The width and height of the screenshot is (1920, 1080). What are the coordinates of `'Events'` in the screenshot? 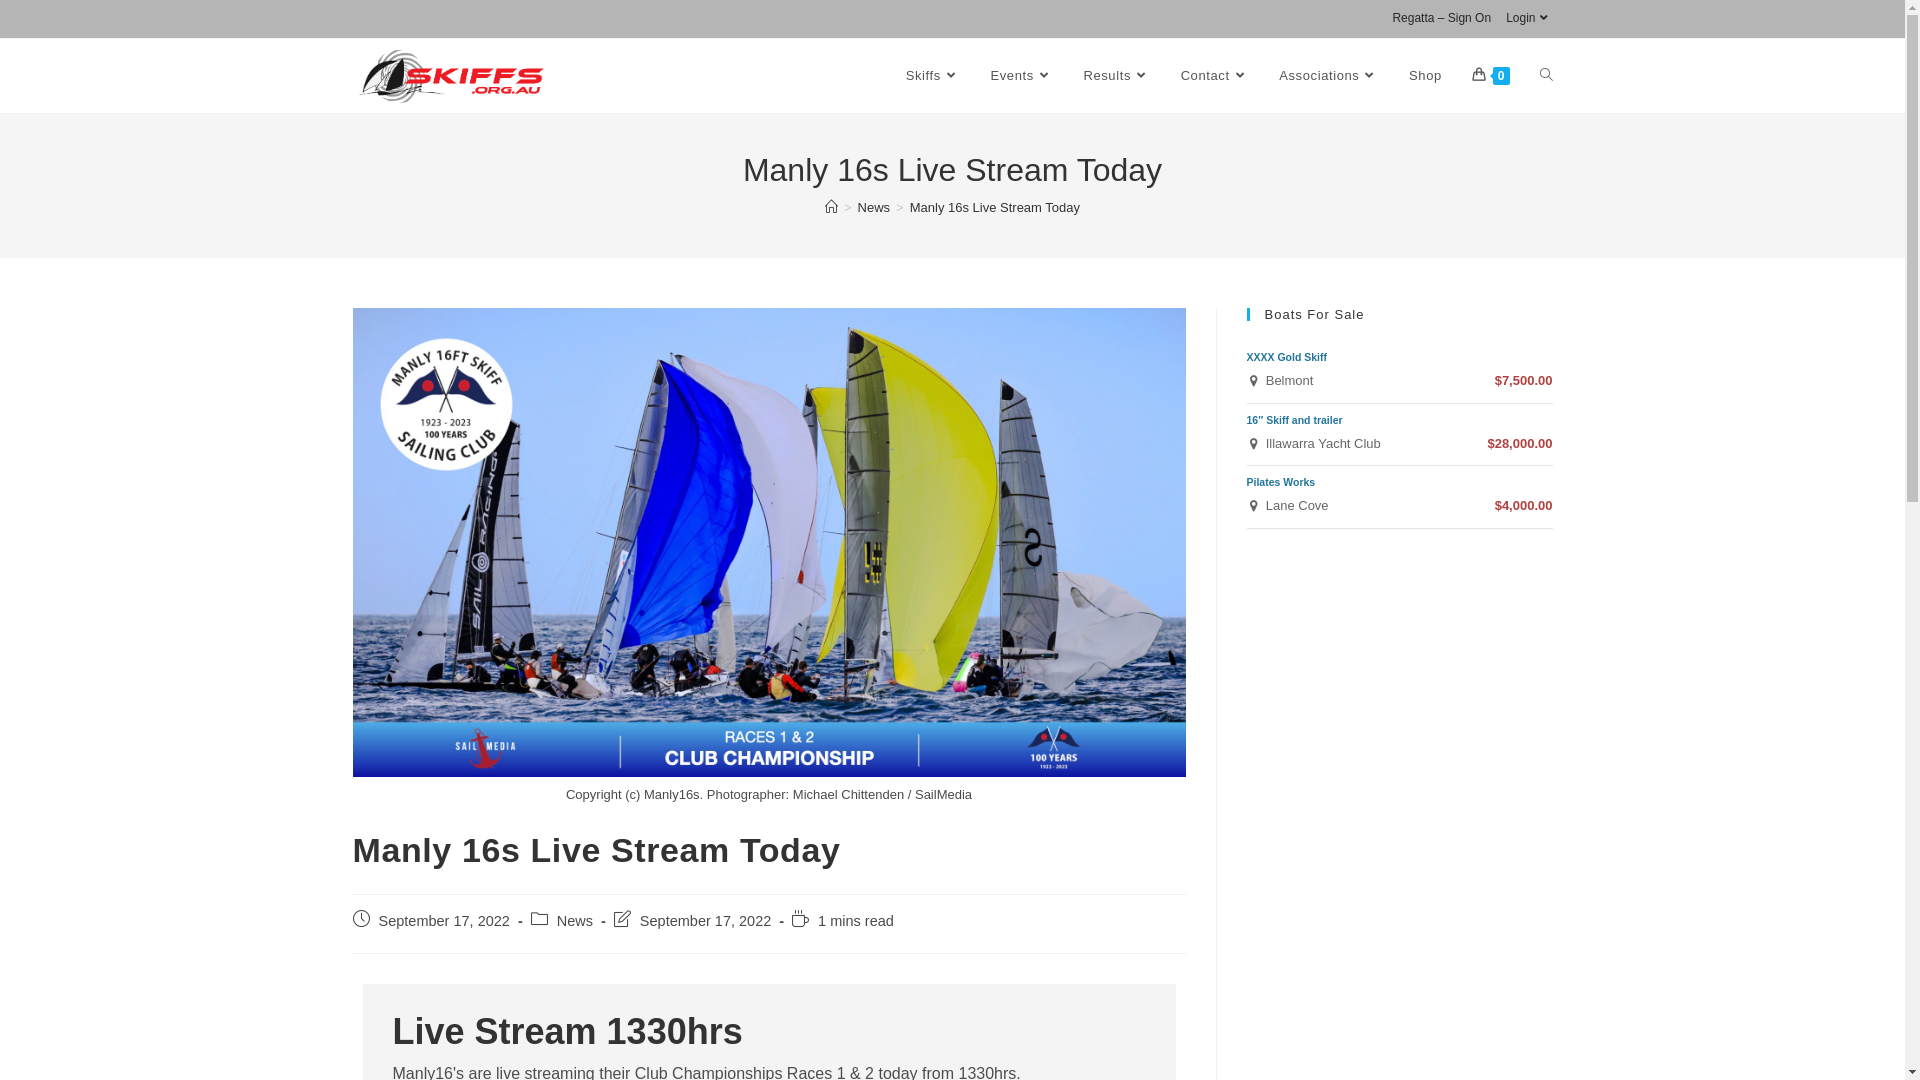 It's located at (1022, 75).